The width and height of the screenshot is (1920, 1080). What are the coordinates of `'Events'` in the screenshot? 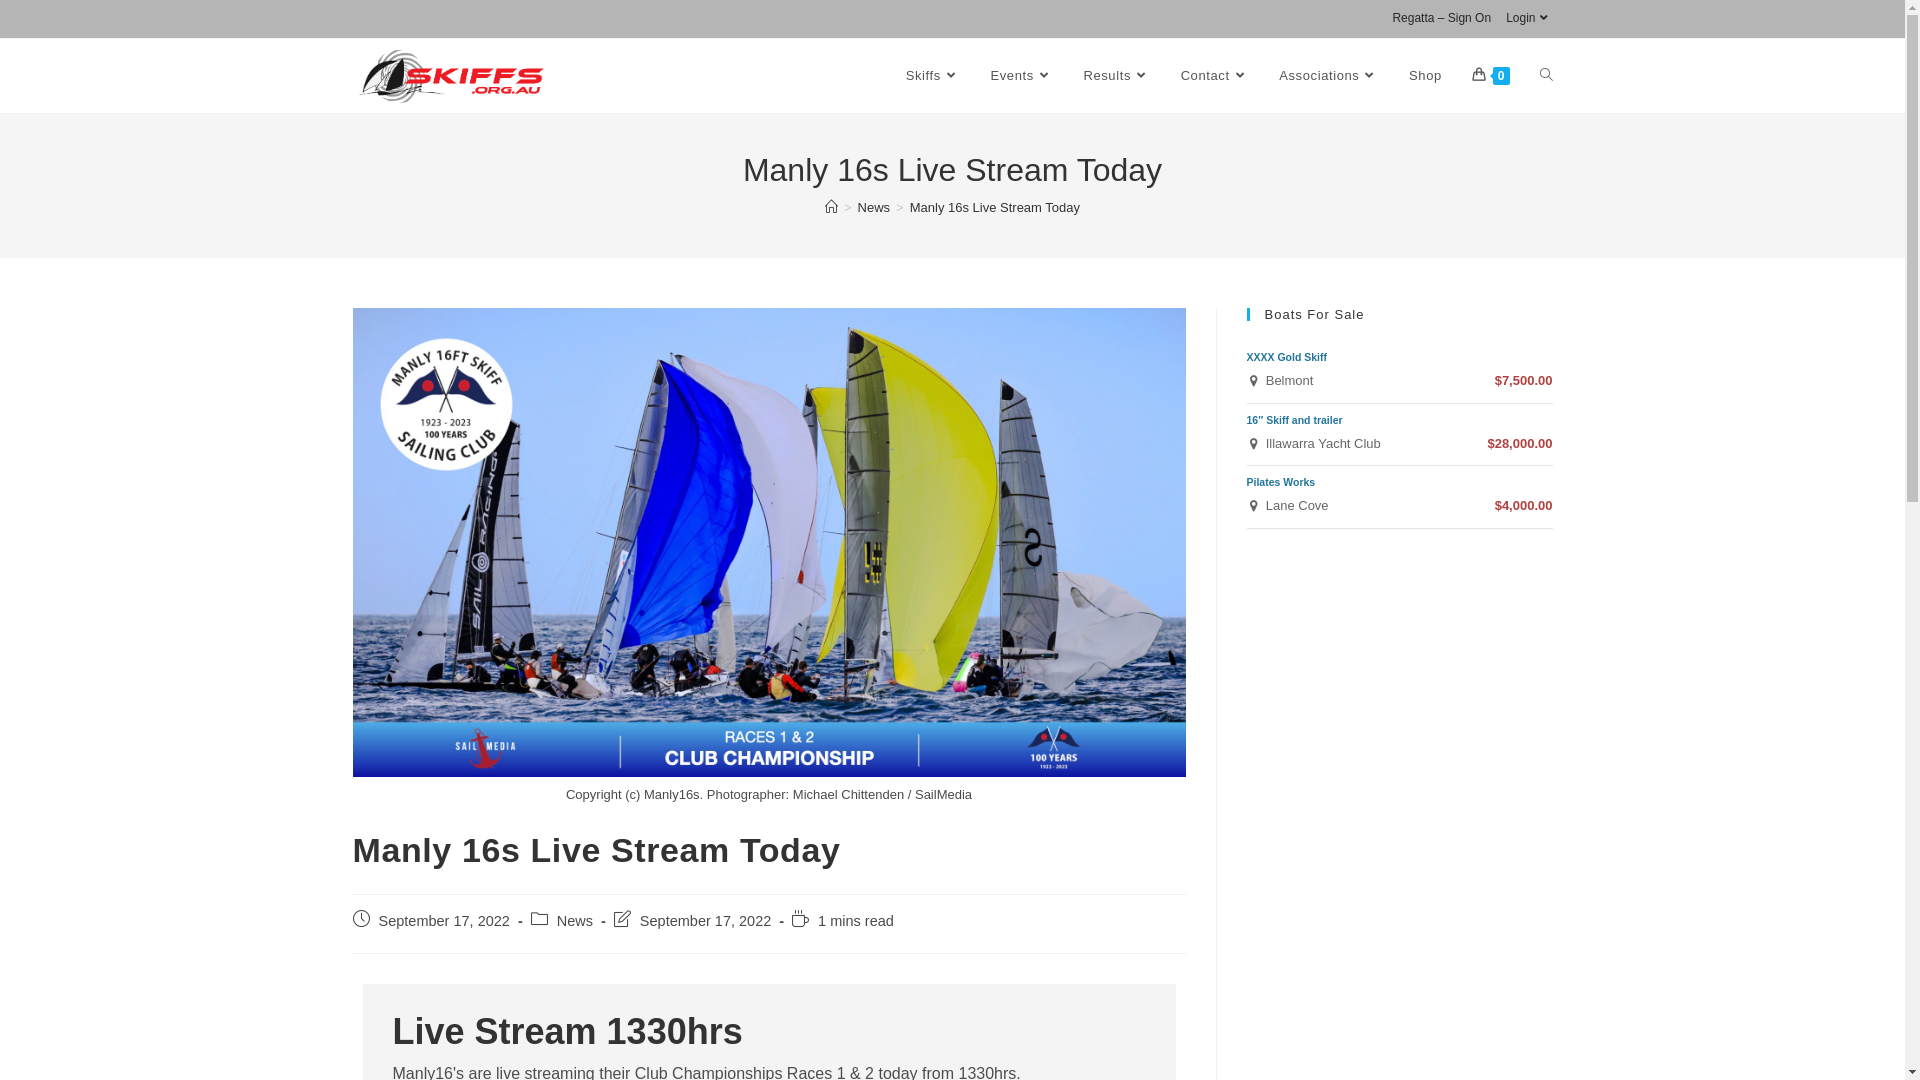 It's located at (1022, 75).